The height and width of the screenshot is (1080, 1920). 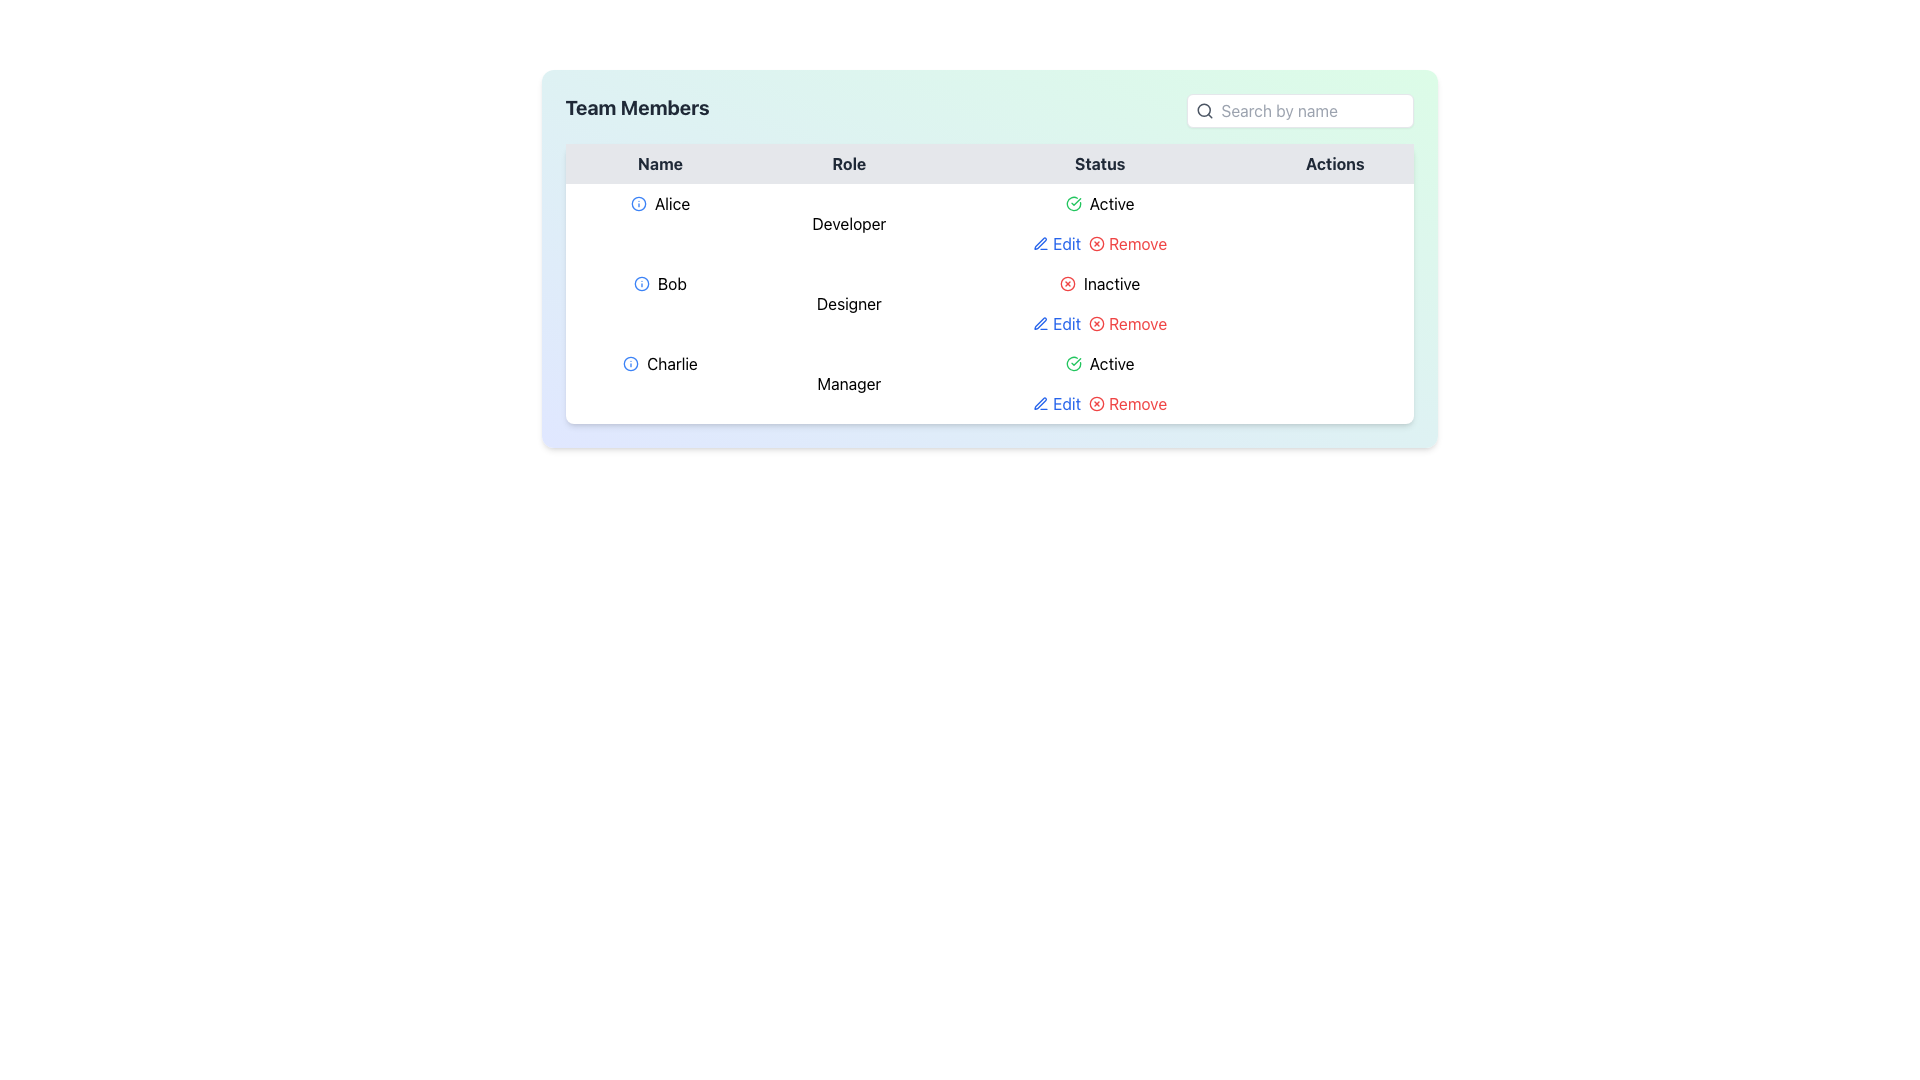 What do you see at coordinates (1040, 403) in the screenshot?
I see `the 'Remove' icon in the 'Actions' column for the entry of 'Charlie' in the 'Team Members' table` at bounding box center [1040, 403].